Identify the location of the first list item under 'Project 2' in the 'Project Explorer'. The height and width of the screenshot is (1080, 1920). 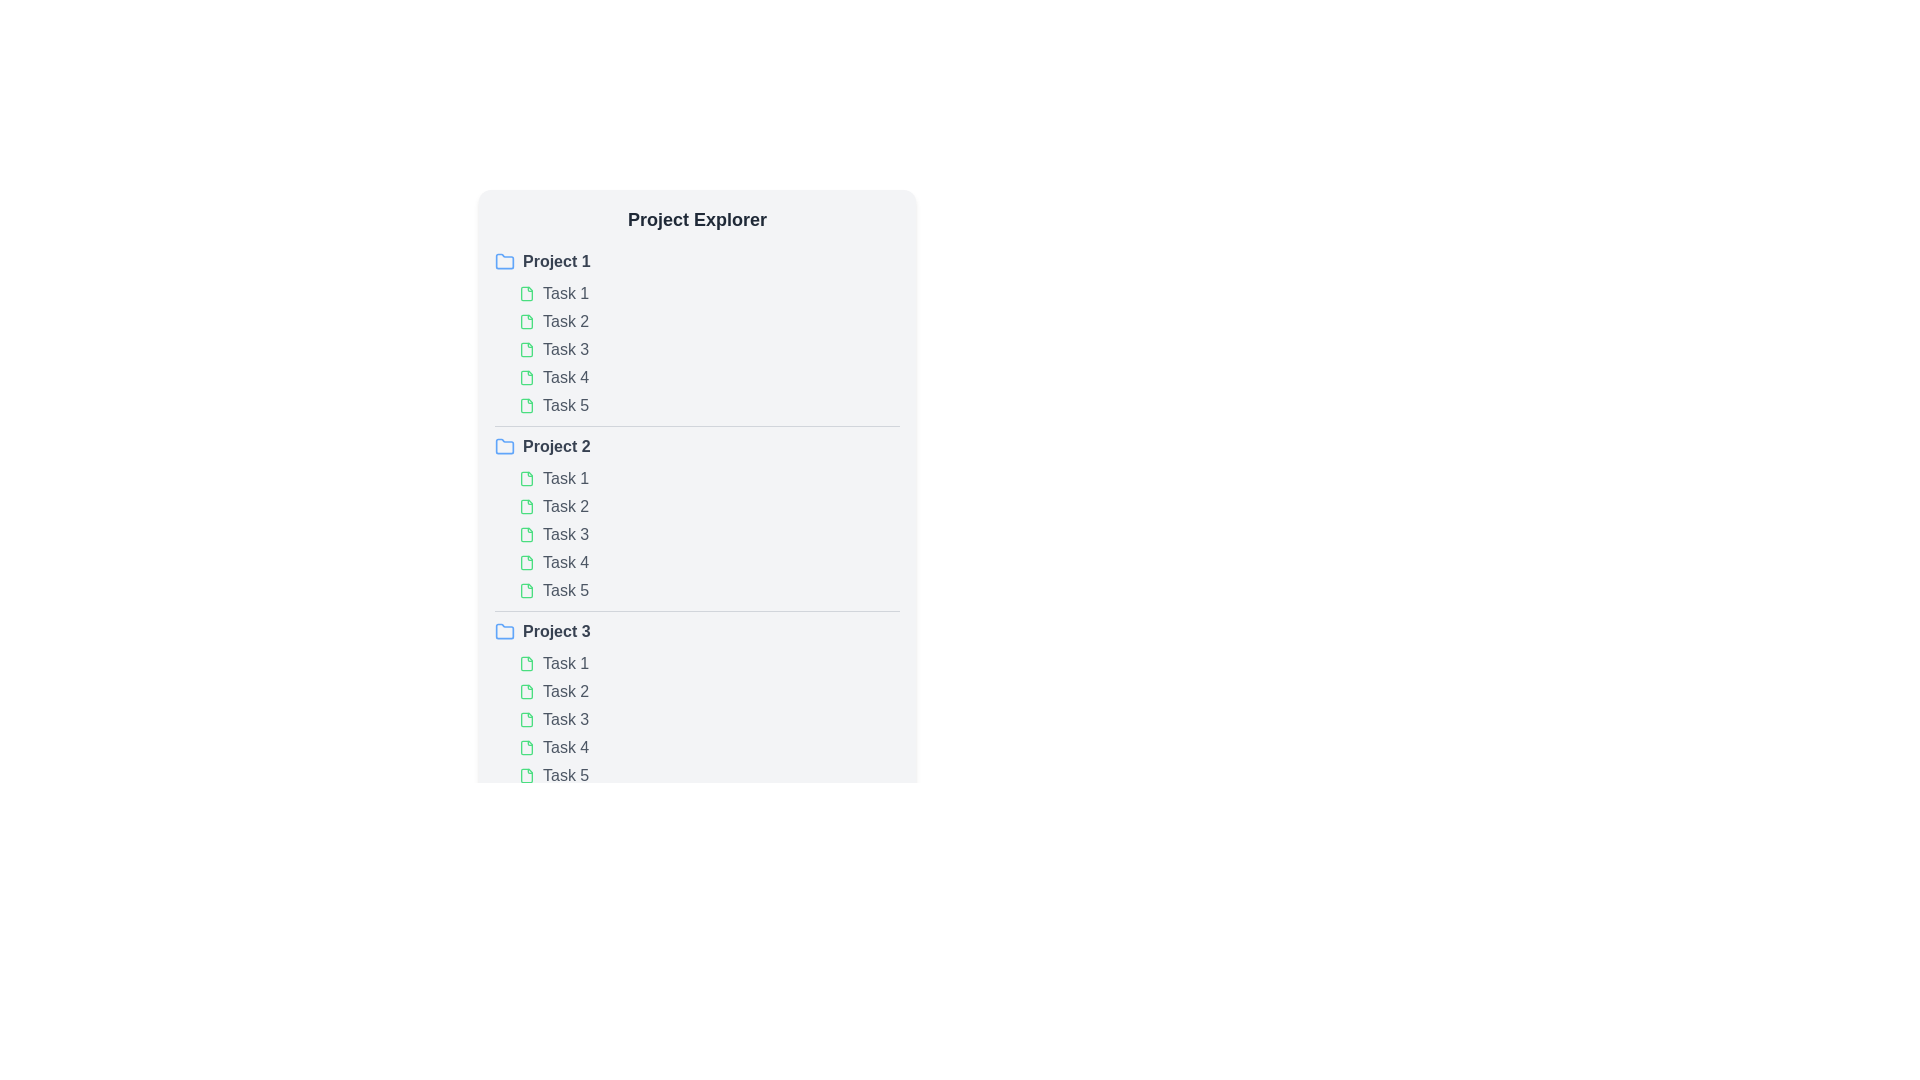
(709, 478).